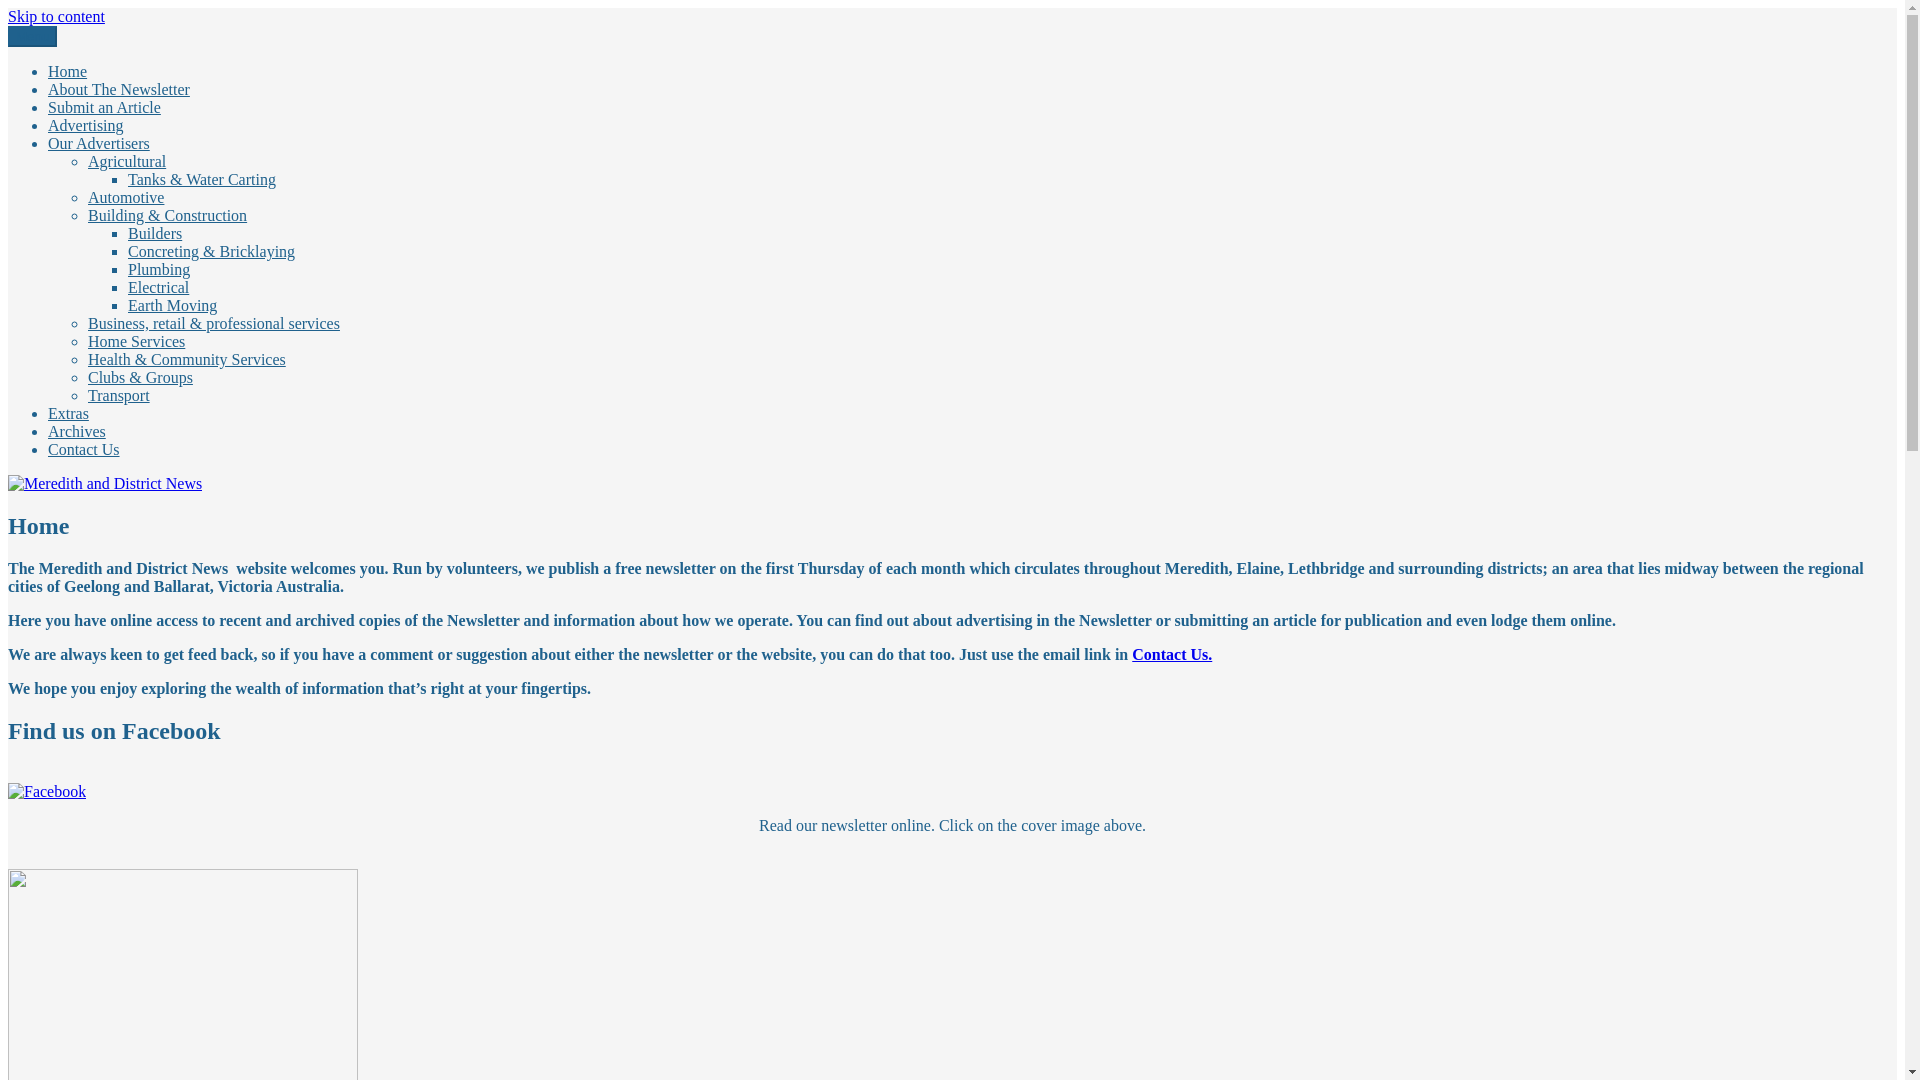 The height and width of the screenshot is (1080, 1920). What do you see at coordinates (157, 268) in the screenshot?
I see `'Plumbing'` at bounding box center [157, 268].